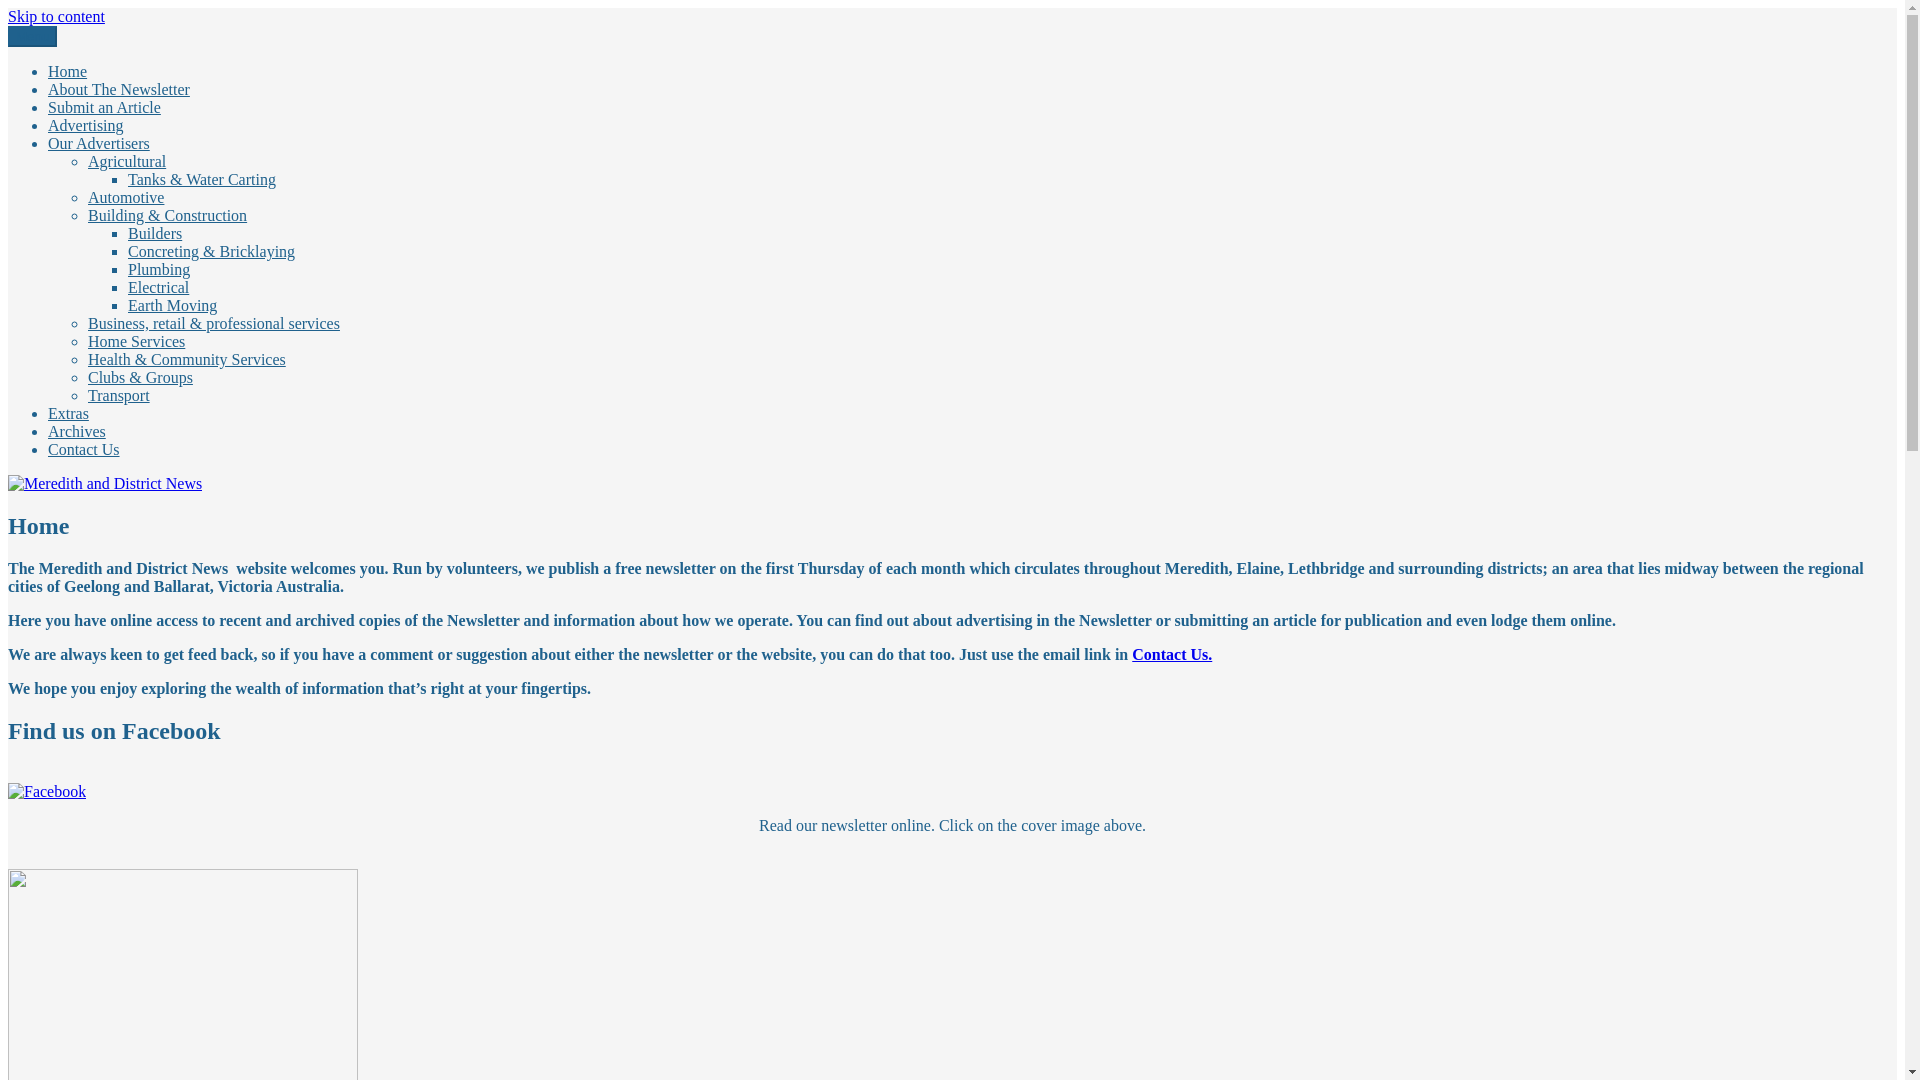 The height and width of the screenshot is (1080, 1920). What do you see at coordinates (157, 268) in the screenshot?
I see `'Plumbing'` at bounding box center [157, 268].